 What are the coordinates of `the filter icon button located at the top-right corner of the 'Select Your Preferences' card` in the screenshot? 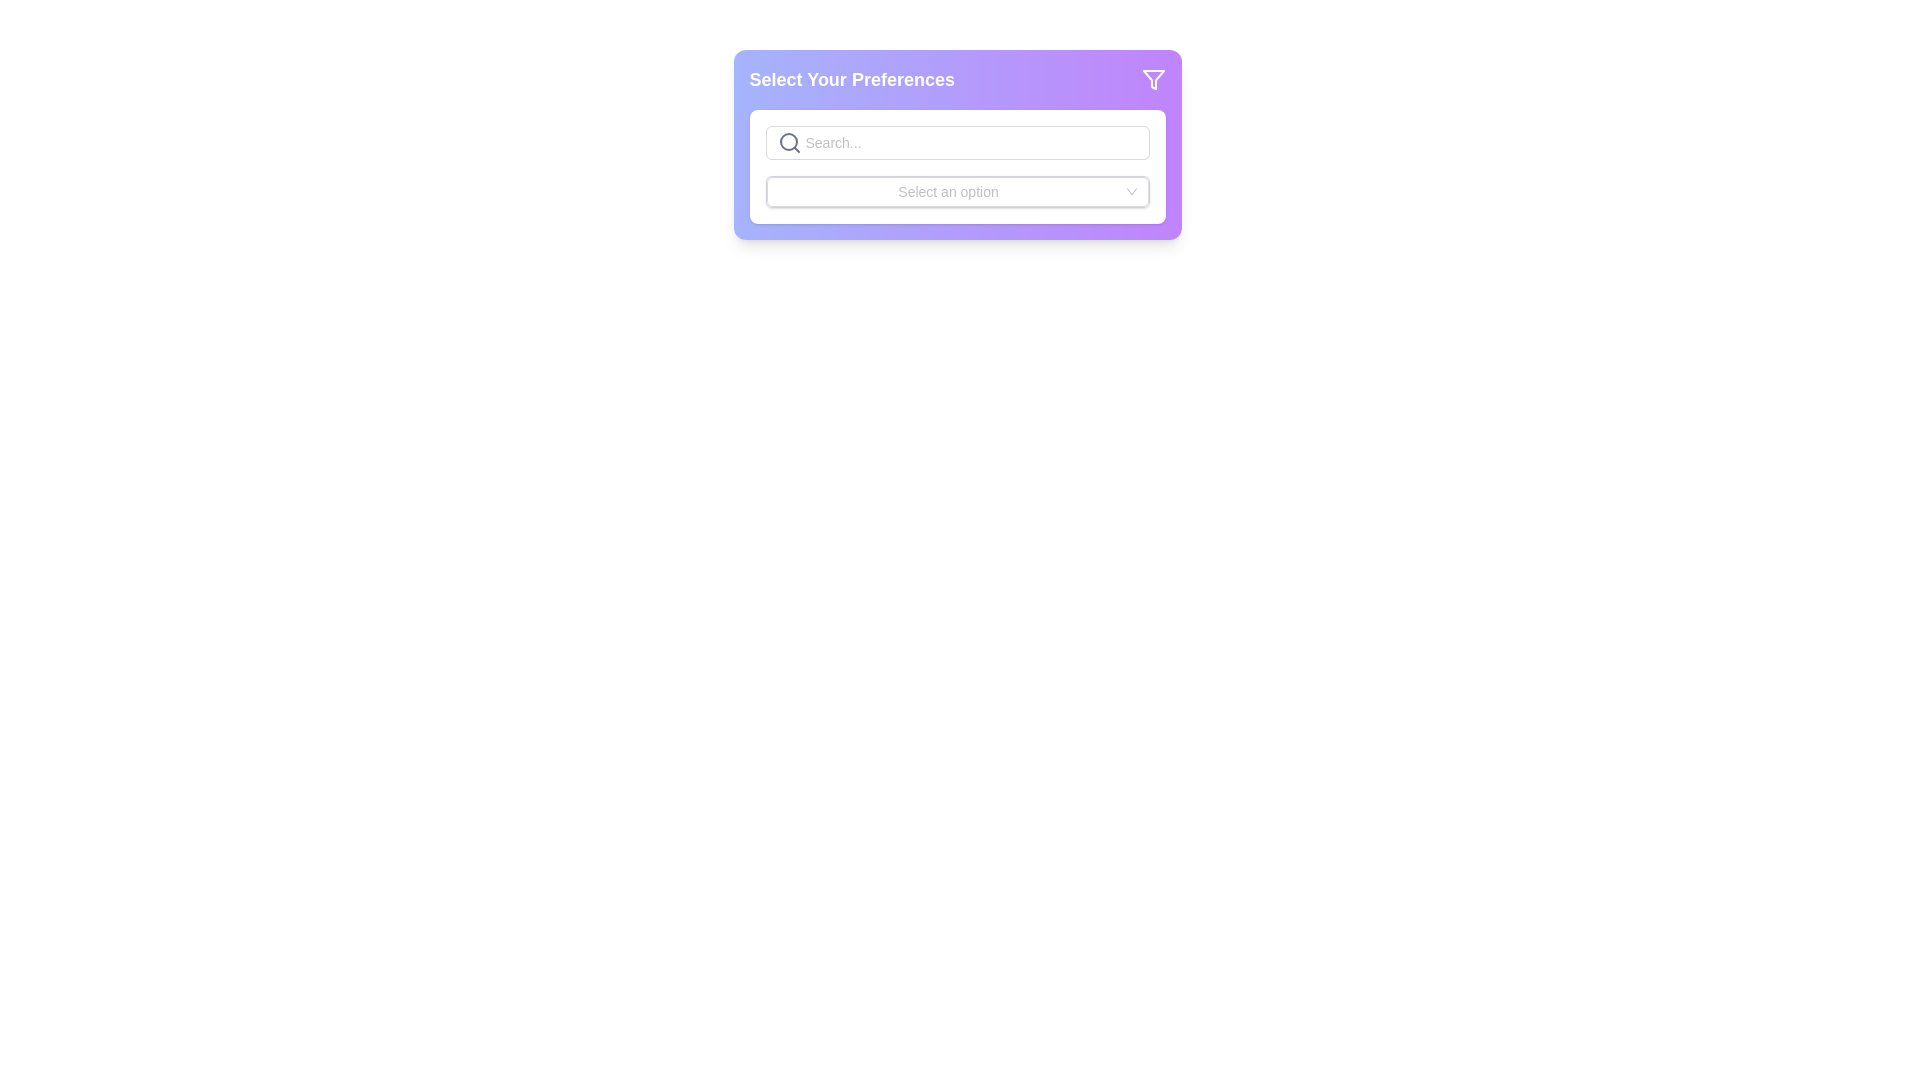 It's located at (1153, 79).